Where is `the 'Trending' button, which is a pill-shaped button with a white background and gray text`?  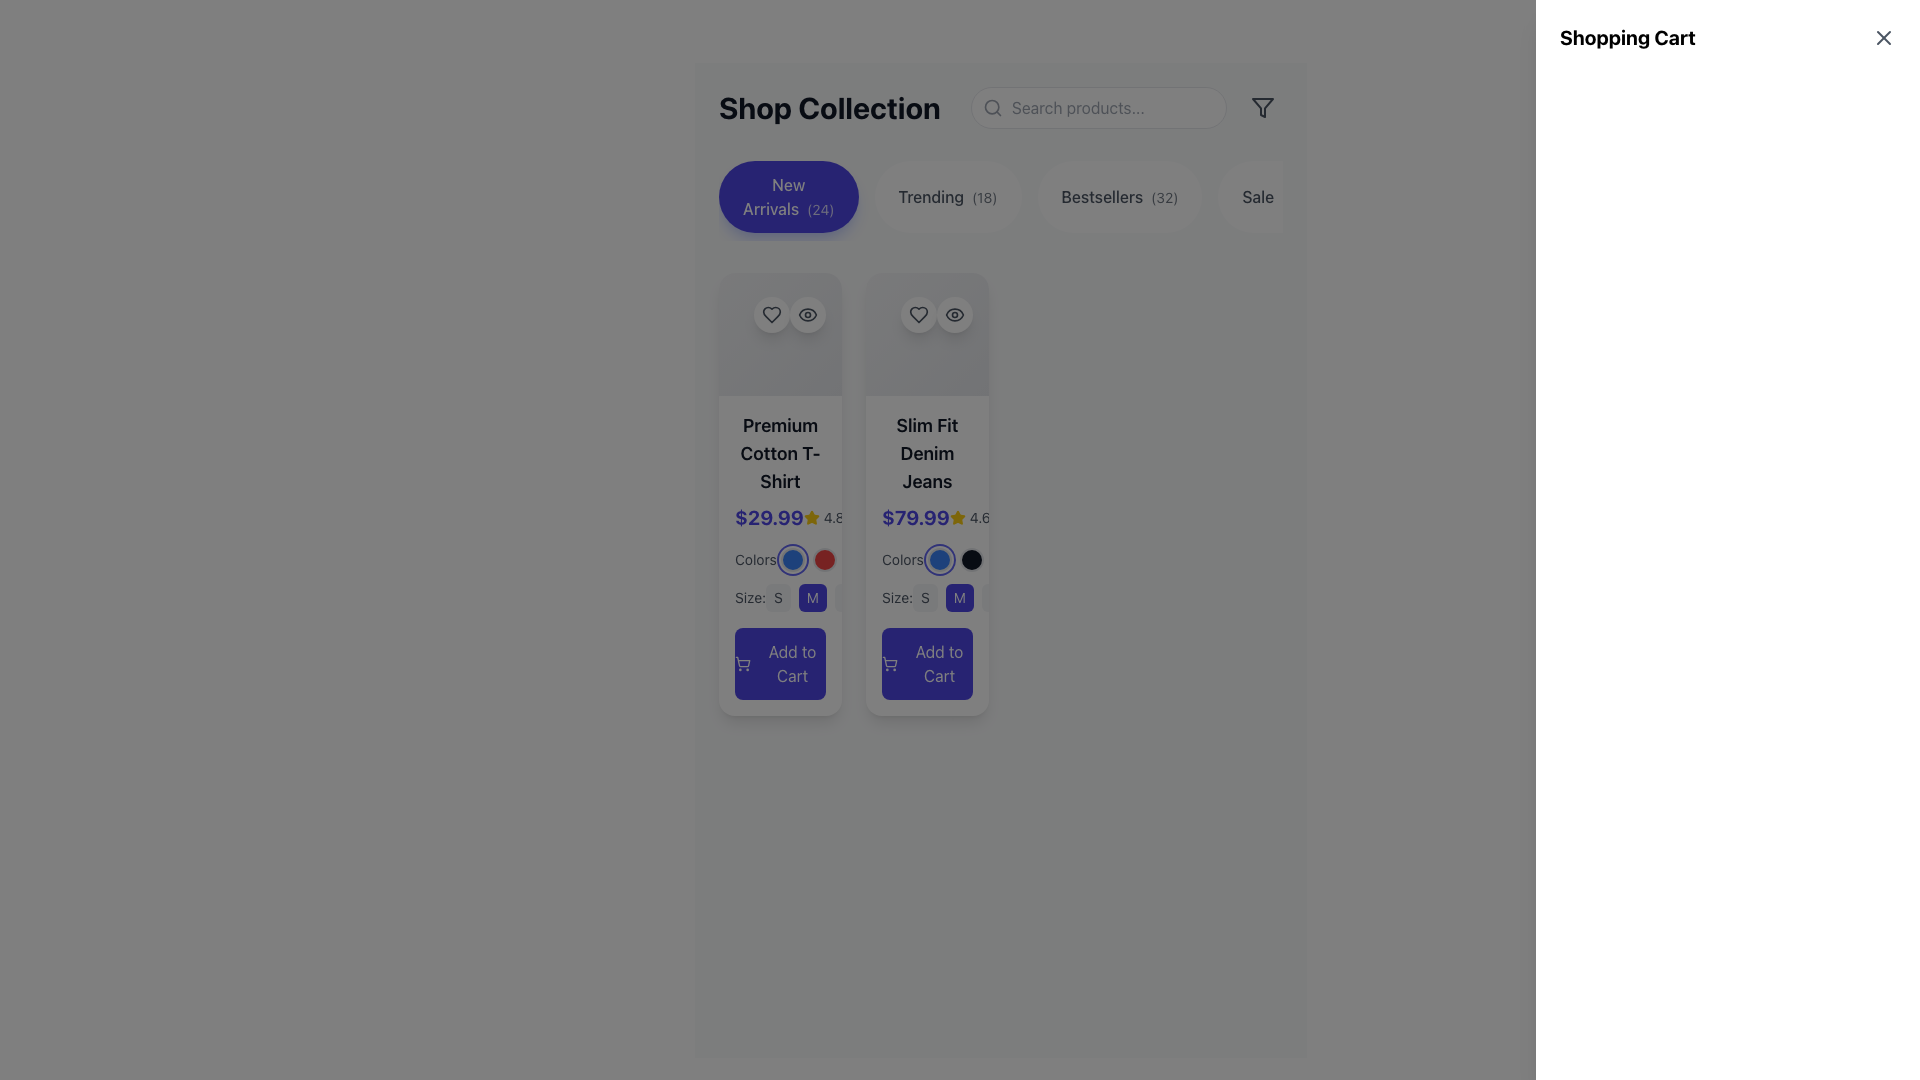 the 'Trending' button, which is a pill-shaped button with a white background and gray text is located at coordinates (947, 196).